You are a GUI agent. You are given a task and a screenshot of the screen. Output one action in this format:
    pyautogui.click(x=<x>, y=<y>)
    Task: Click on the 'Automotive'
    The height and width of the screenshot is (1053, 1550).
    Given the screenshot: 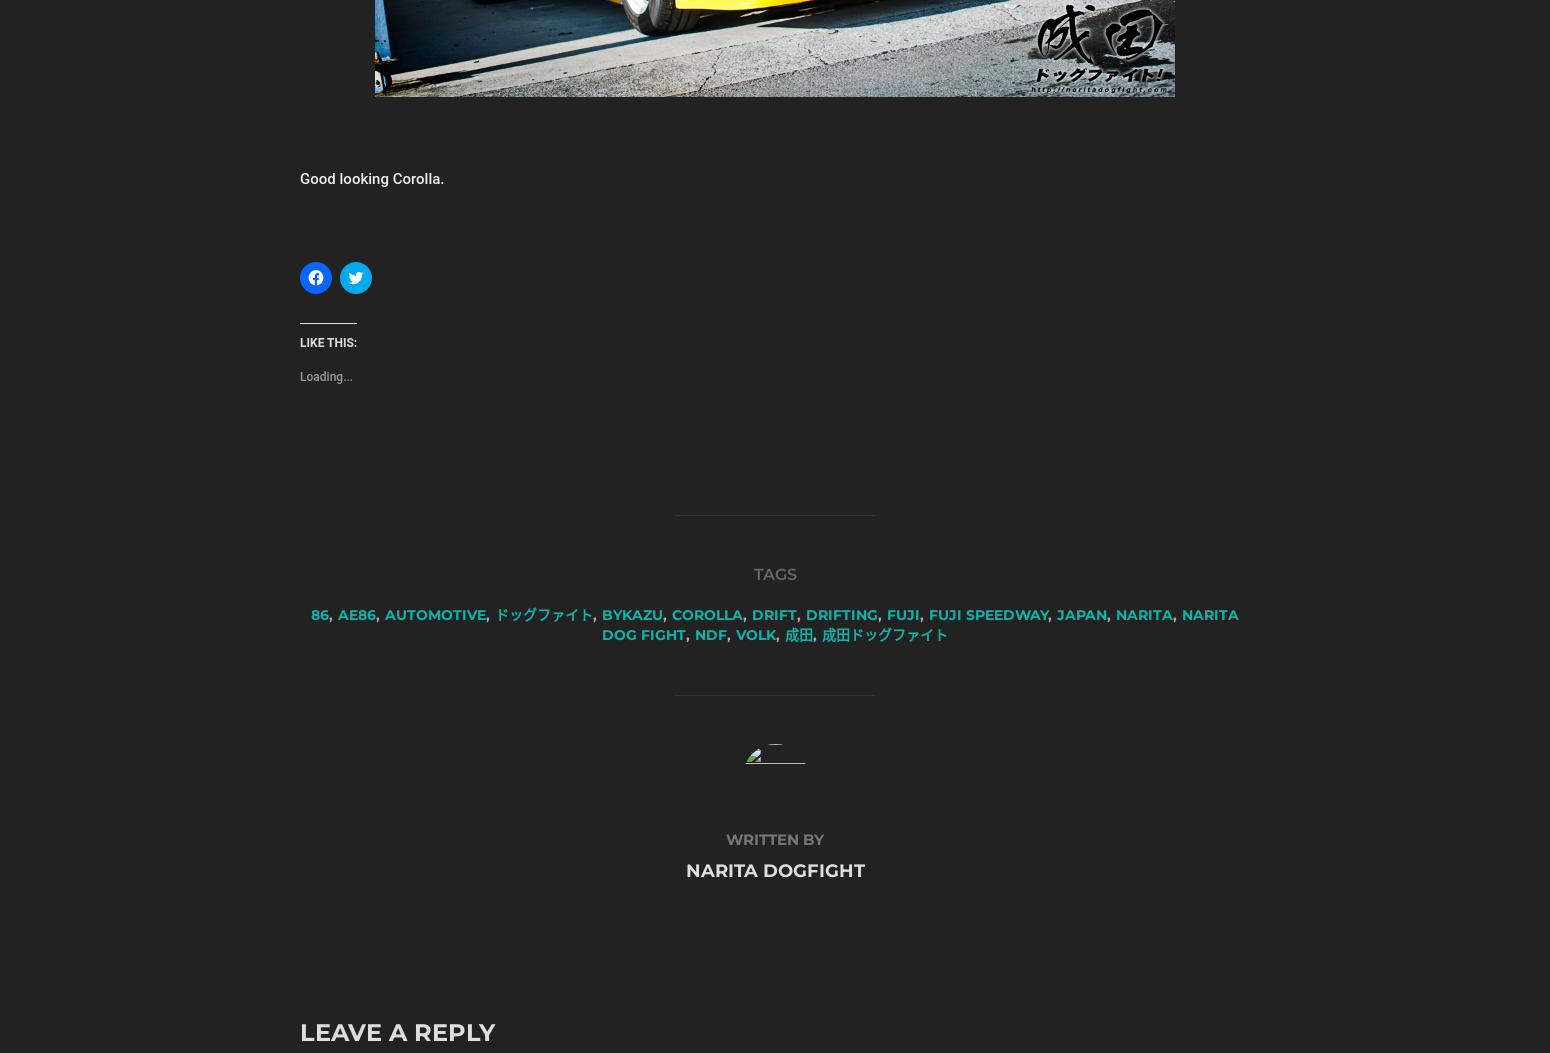 What is the action you would take?
    pyautogui.click(x=435, y=614)
    